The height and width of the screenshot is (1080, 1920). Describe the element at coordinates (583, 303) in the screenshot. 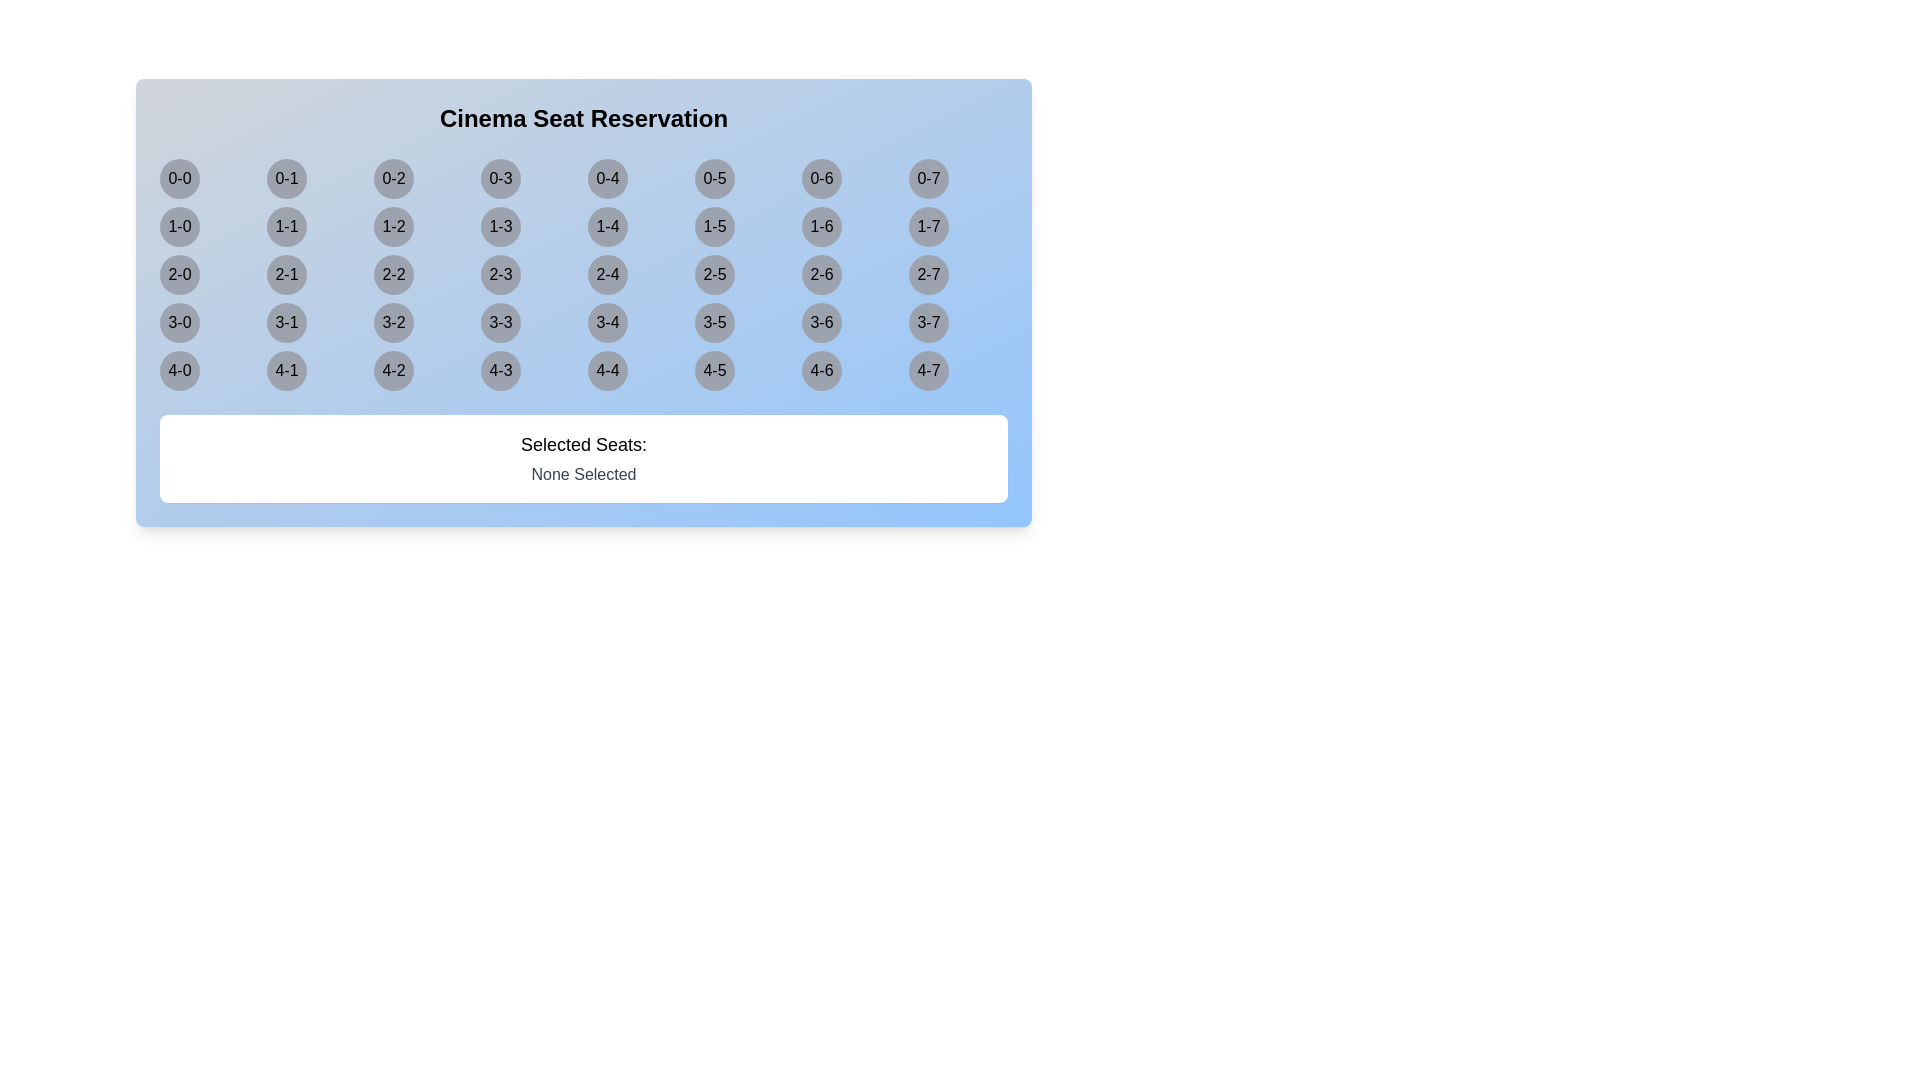

I see `the seat reservation interface` at that location.